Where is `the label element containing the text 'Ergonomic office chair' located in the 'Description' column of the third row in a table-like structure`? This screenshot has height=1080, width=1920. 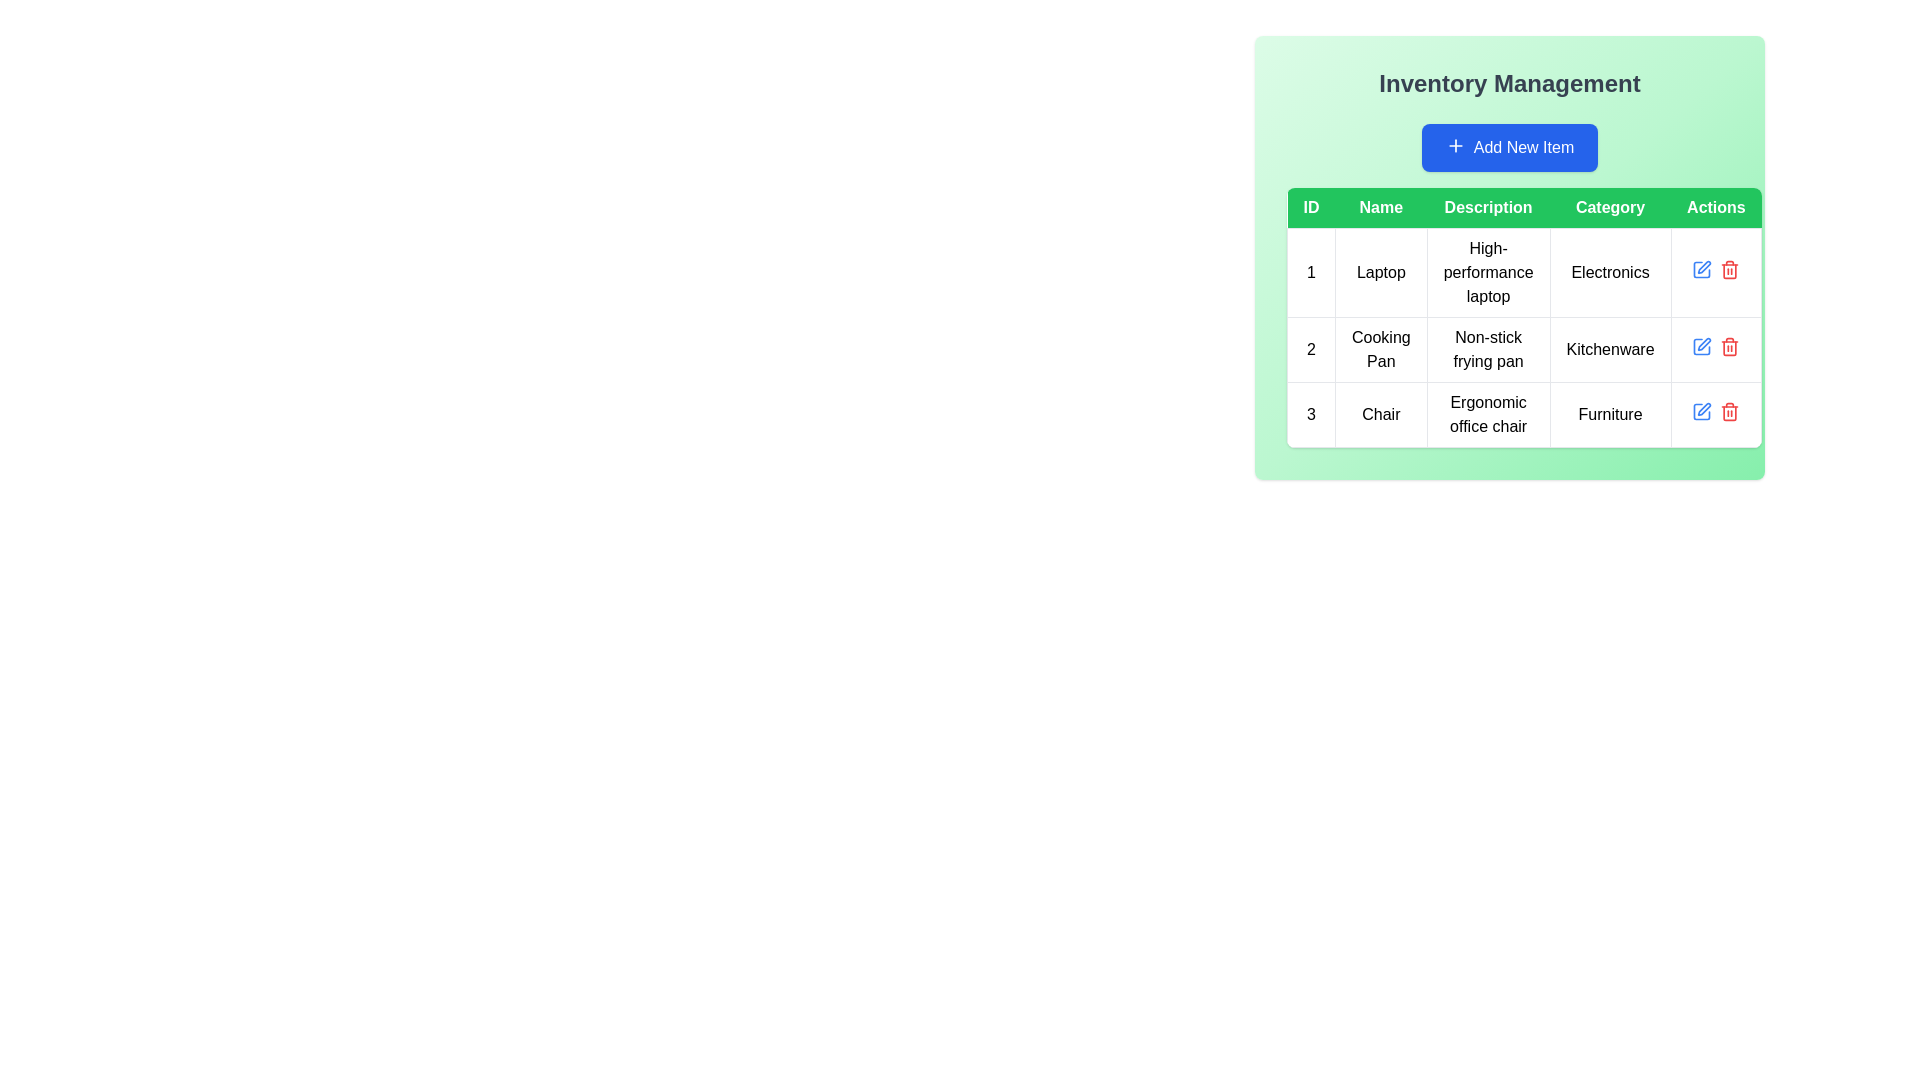 the label element containing the text 'Ergonomic office chair' located in the 'Description' column of the third row in a table-like structure is located at coordinates (1488, 414).